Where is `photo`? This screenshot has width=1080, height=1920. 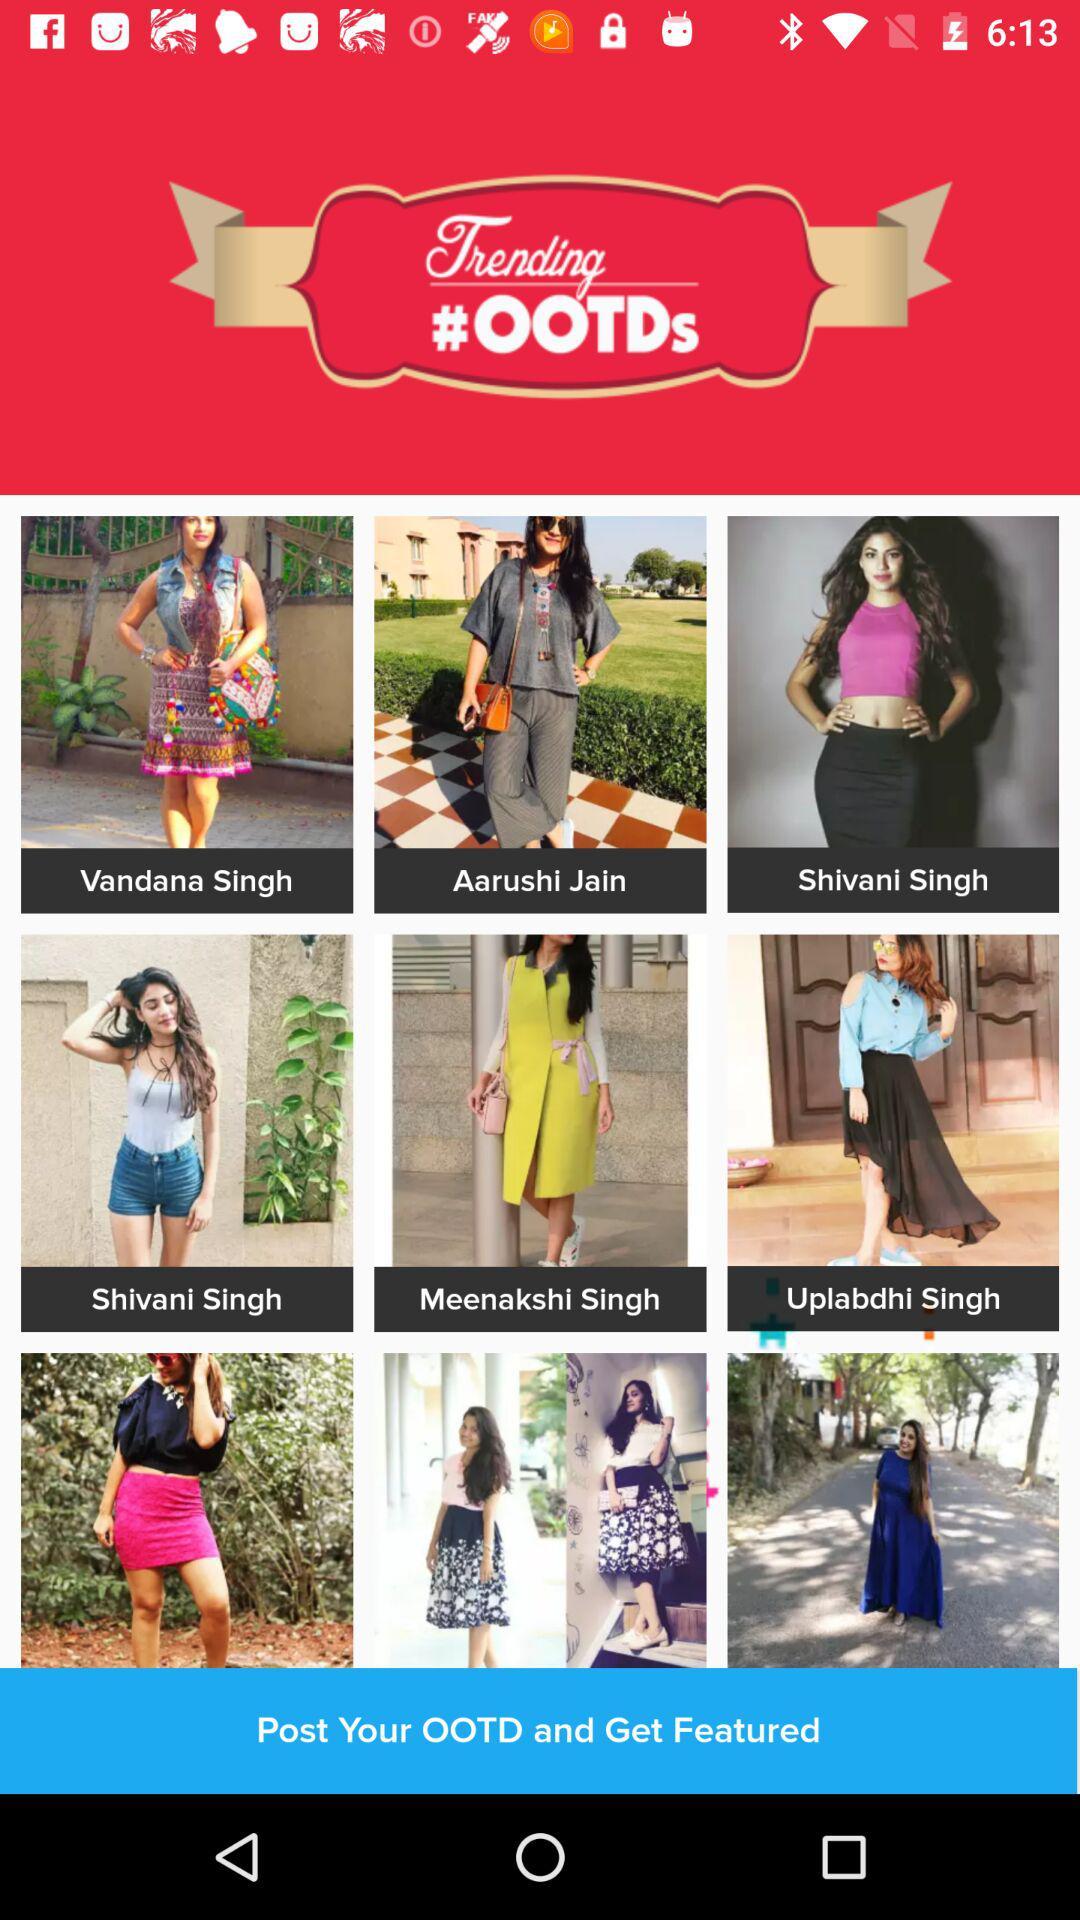
photo is located at coordinates (187, 1519).